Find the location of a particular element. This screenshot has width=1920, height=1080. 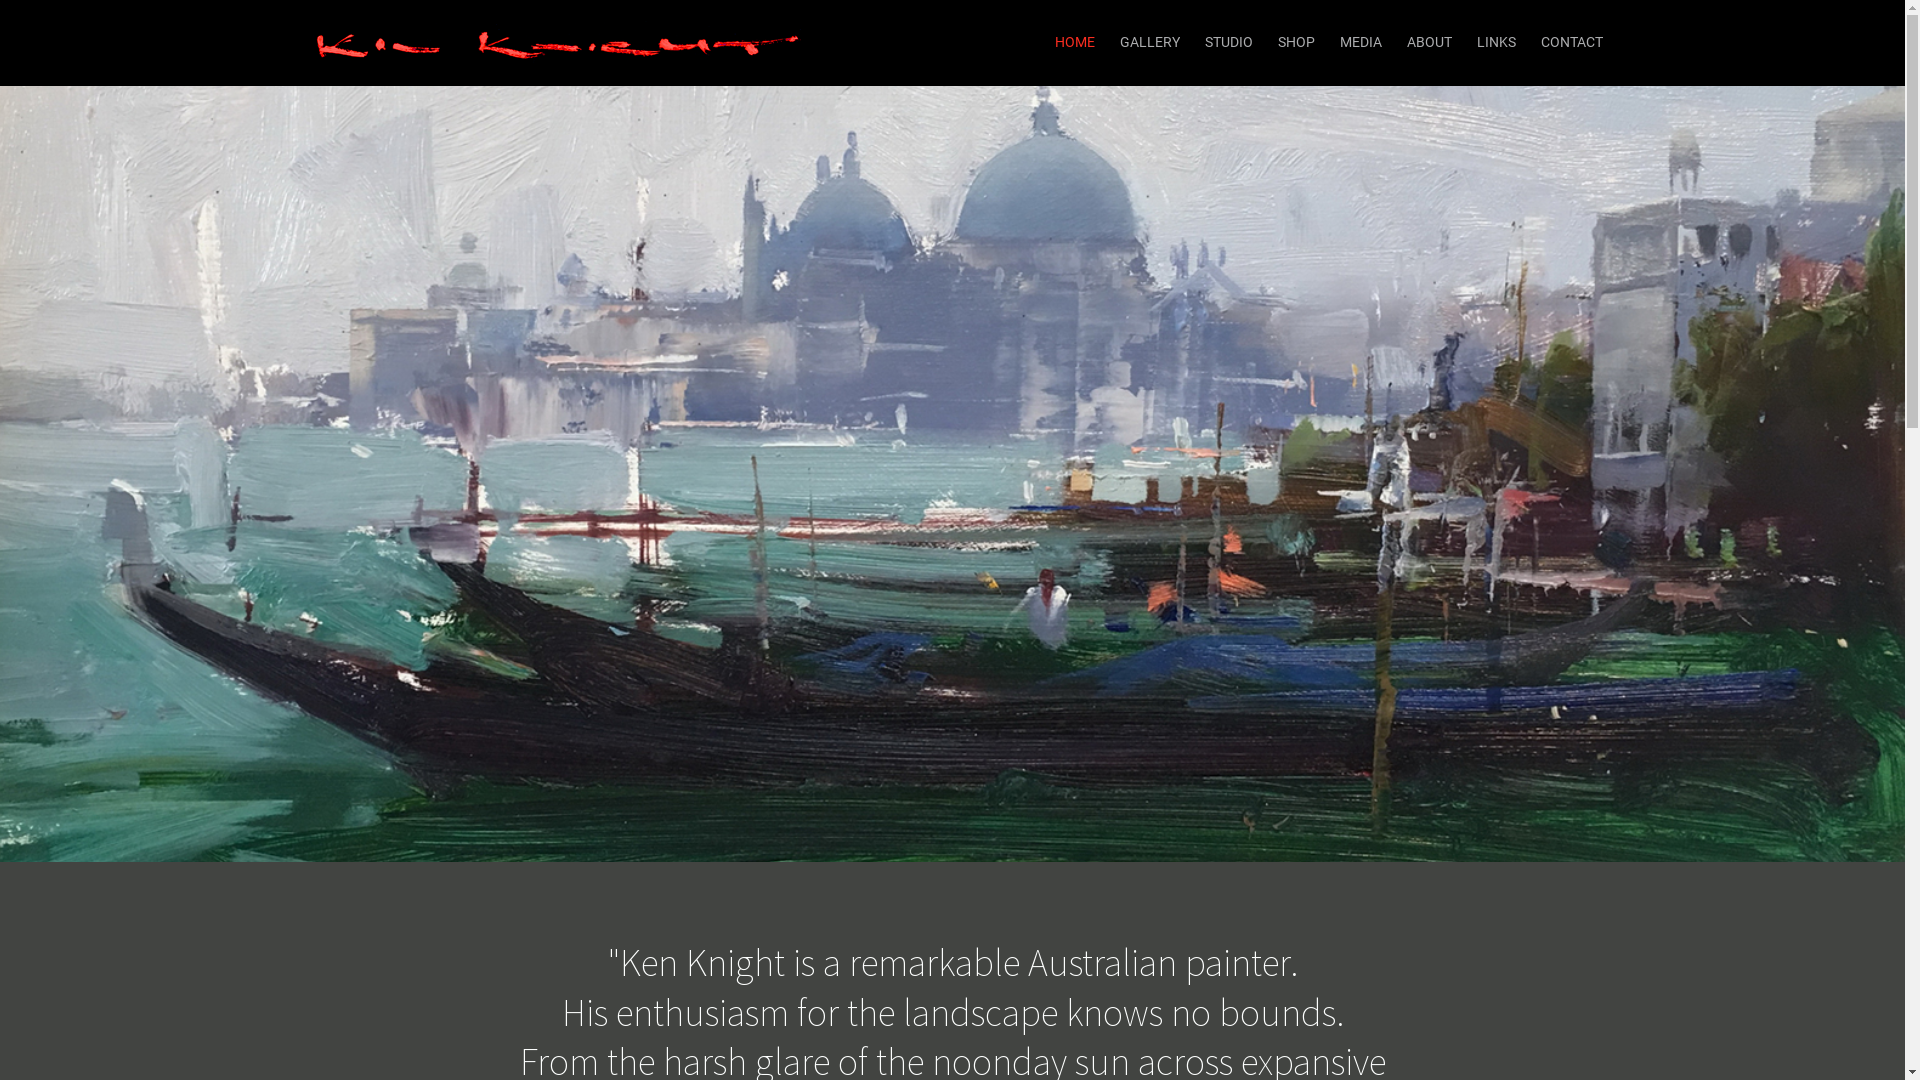

'MEDIA' is located at coordinates (1339, 42).